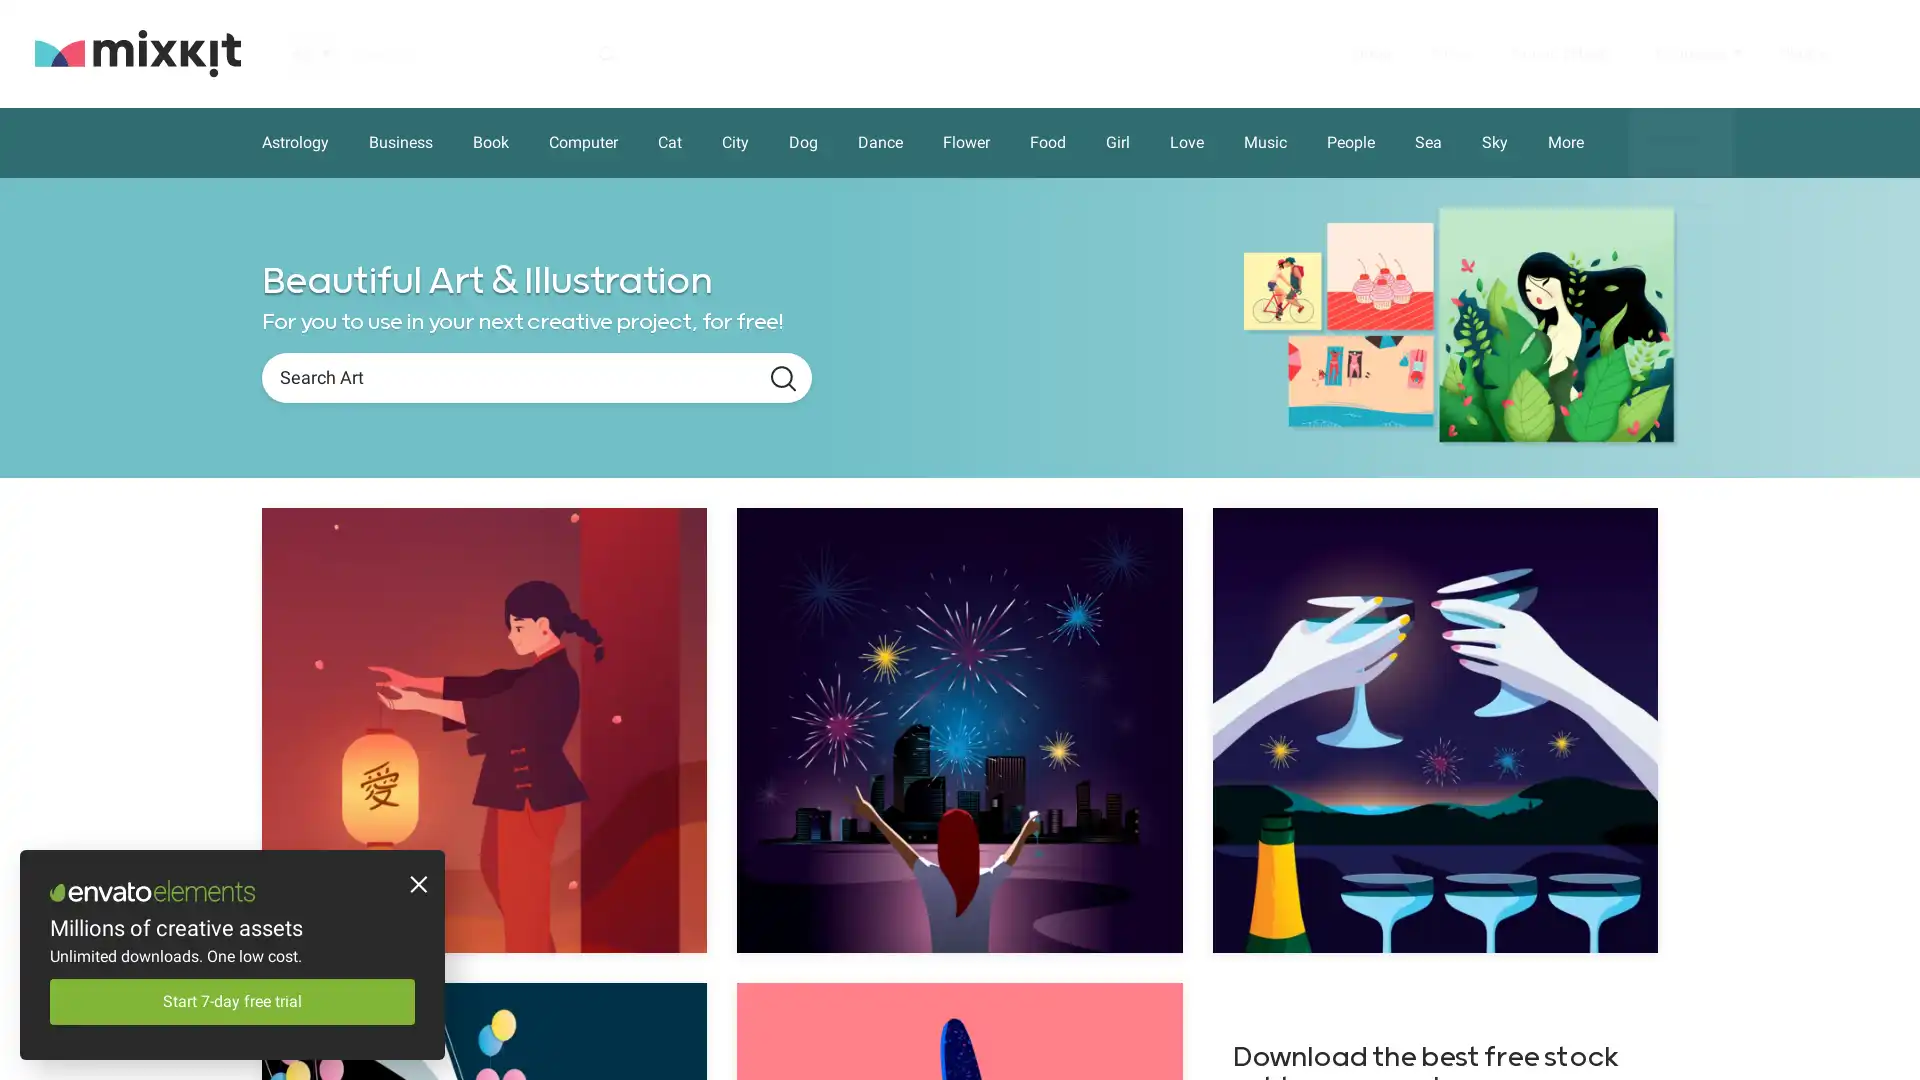 This screenshot has width=1920, height=1080. I want to click on Search, so click(605, 52).